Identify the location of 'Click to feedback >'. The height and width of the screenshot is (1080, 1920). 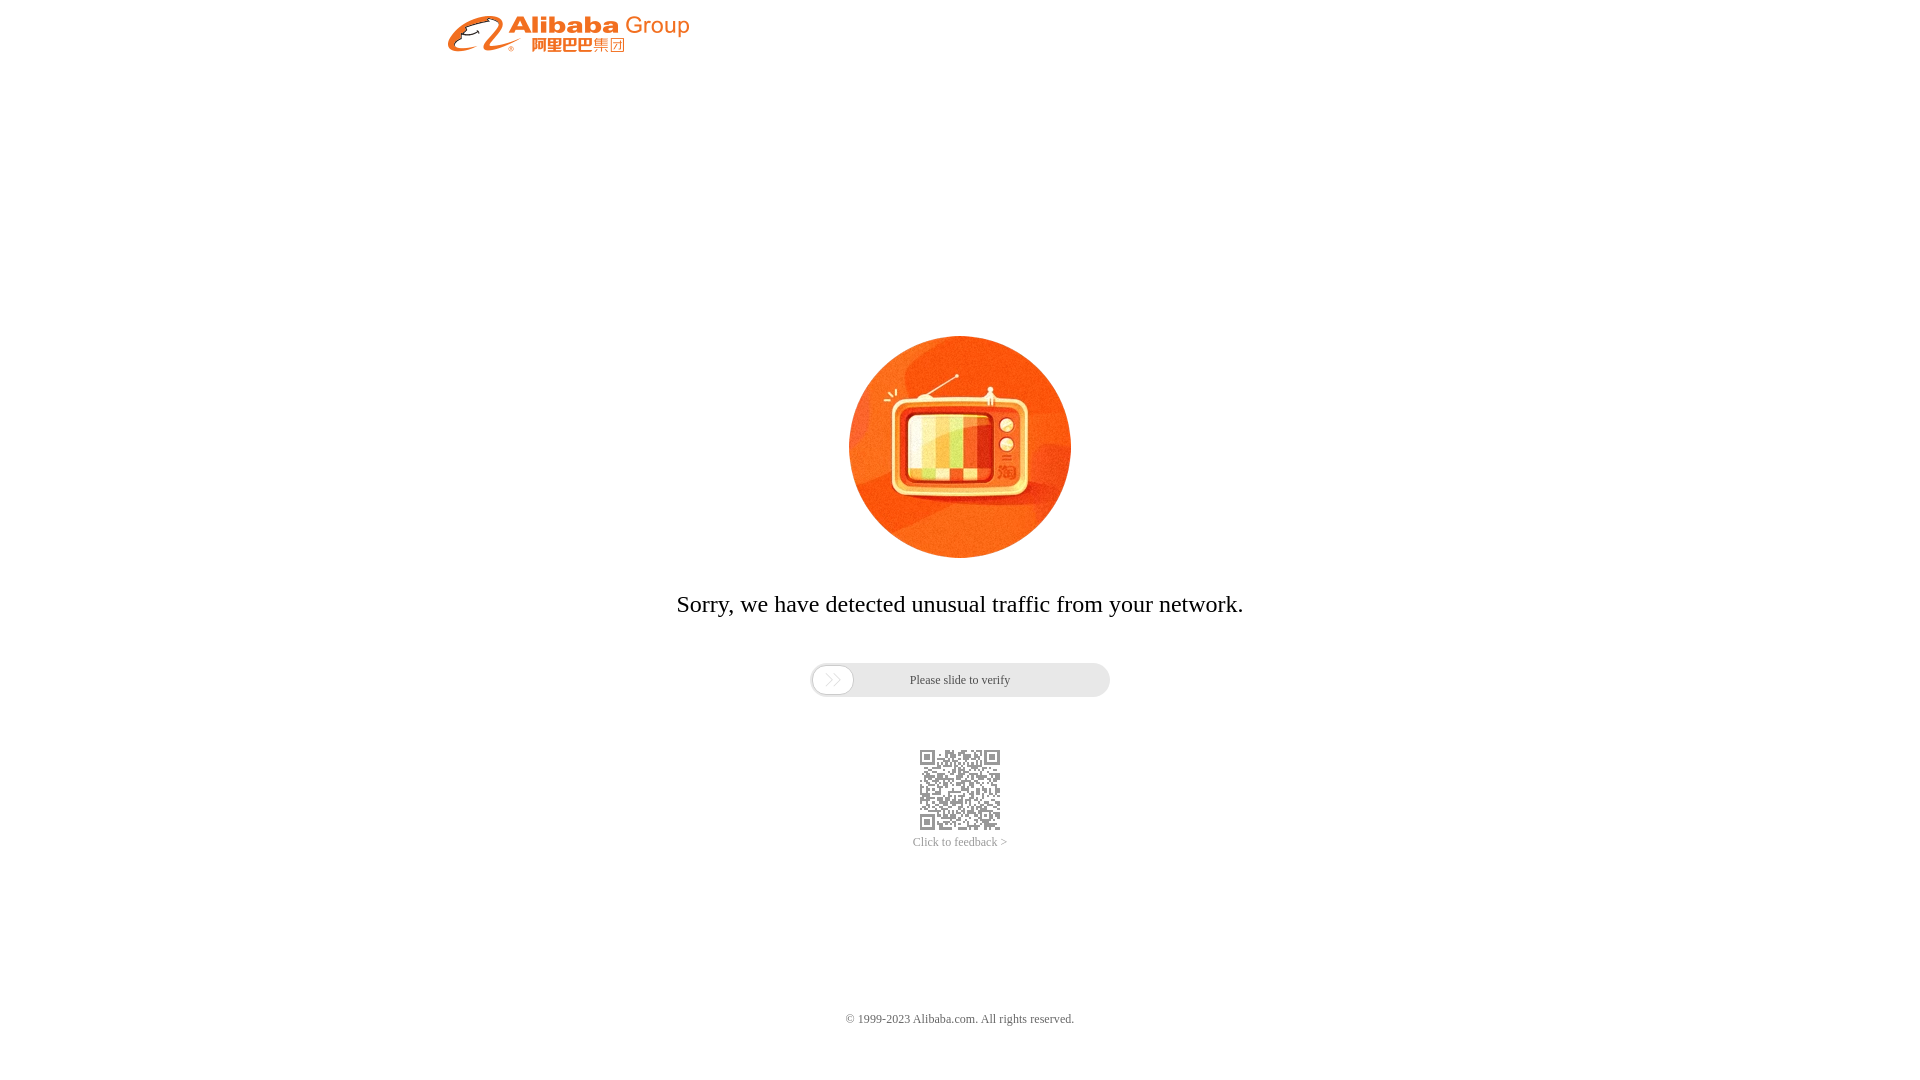
(960, 842).